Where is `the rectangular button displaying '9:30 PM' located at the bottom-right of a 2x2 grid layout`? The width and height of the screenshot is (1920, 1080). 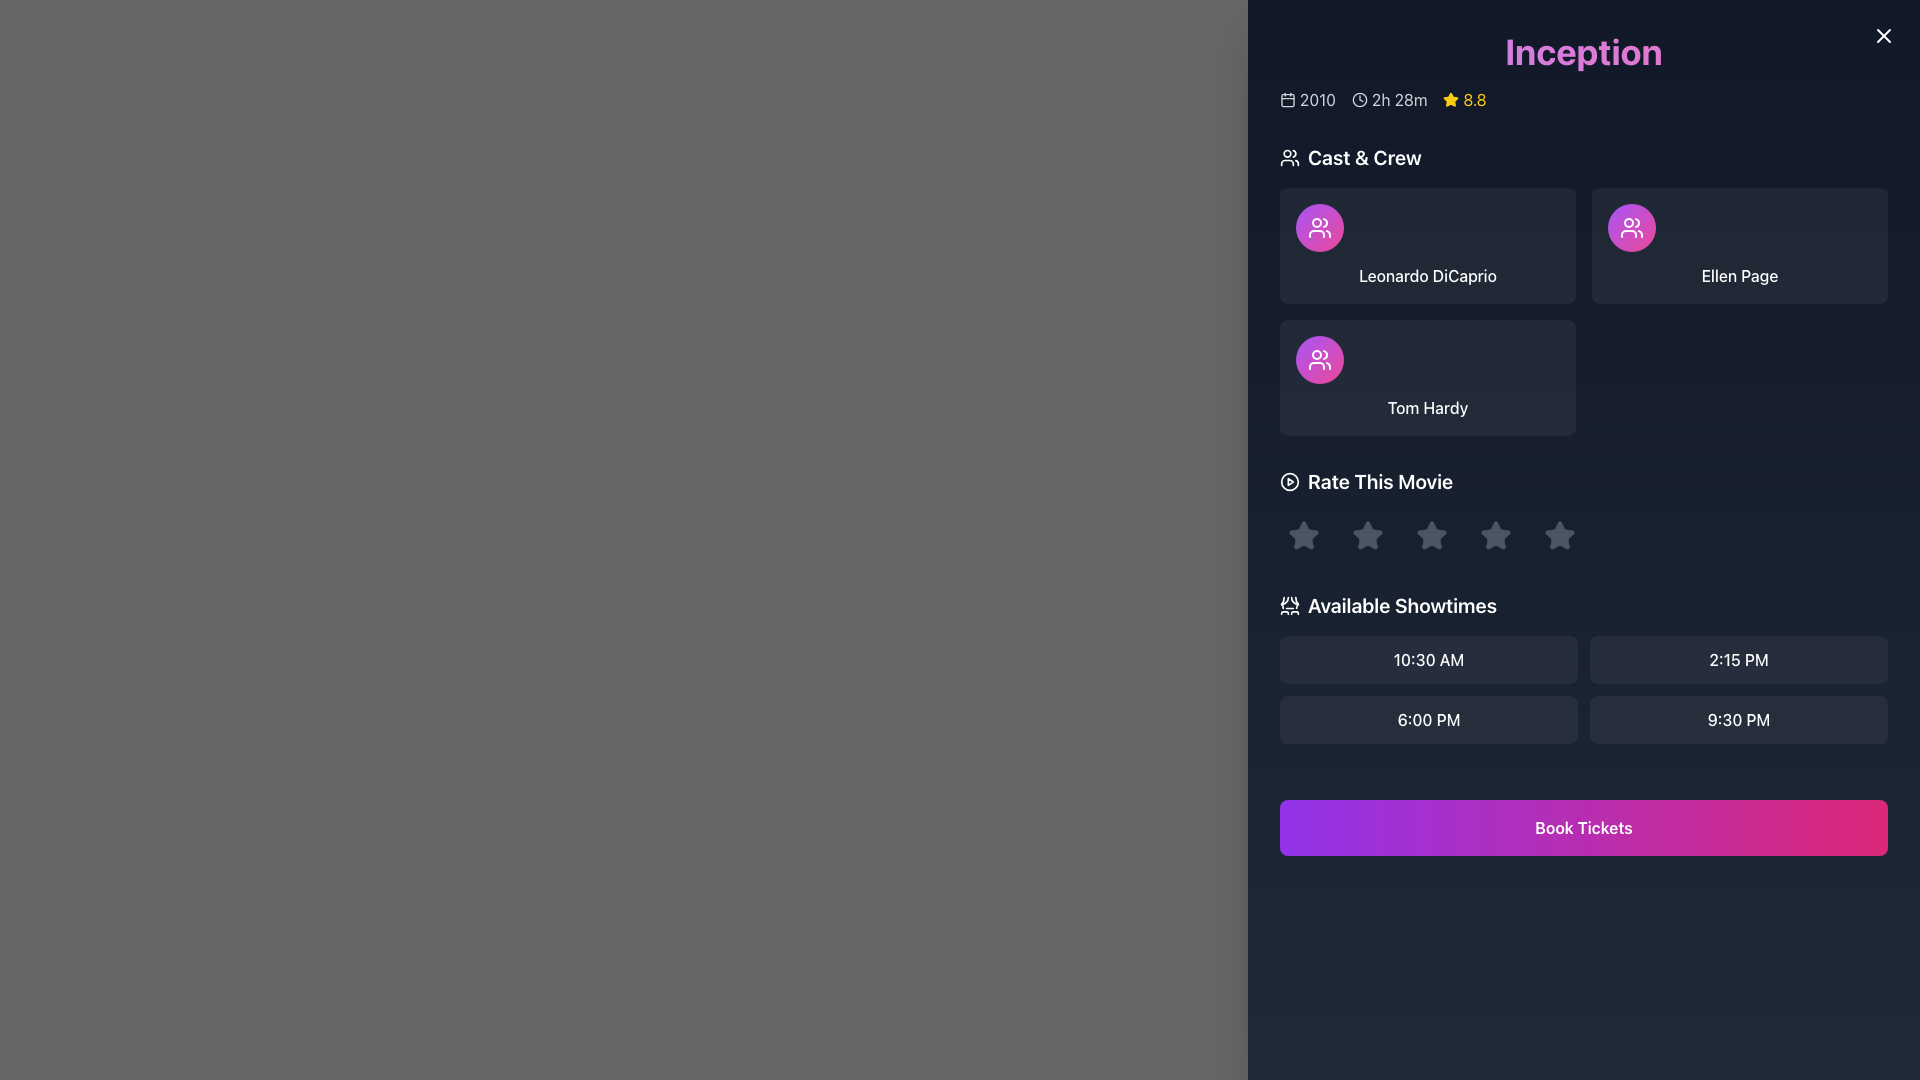 the rectangular button displaying '9:30 PM' located at the bottom-right of a 2x2 grid layout is located at coordinates (1737, 720).